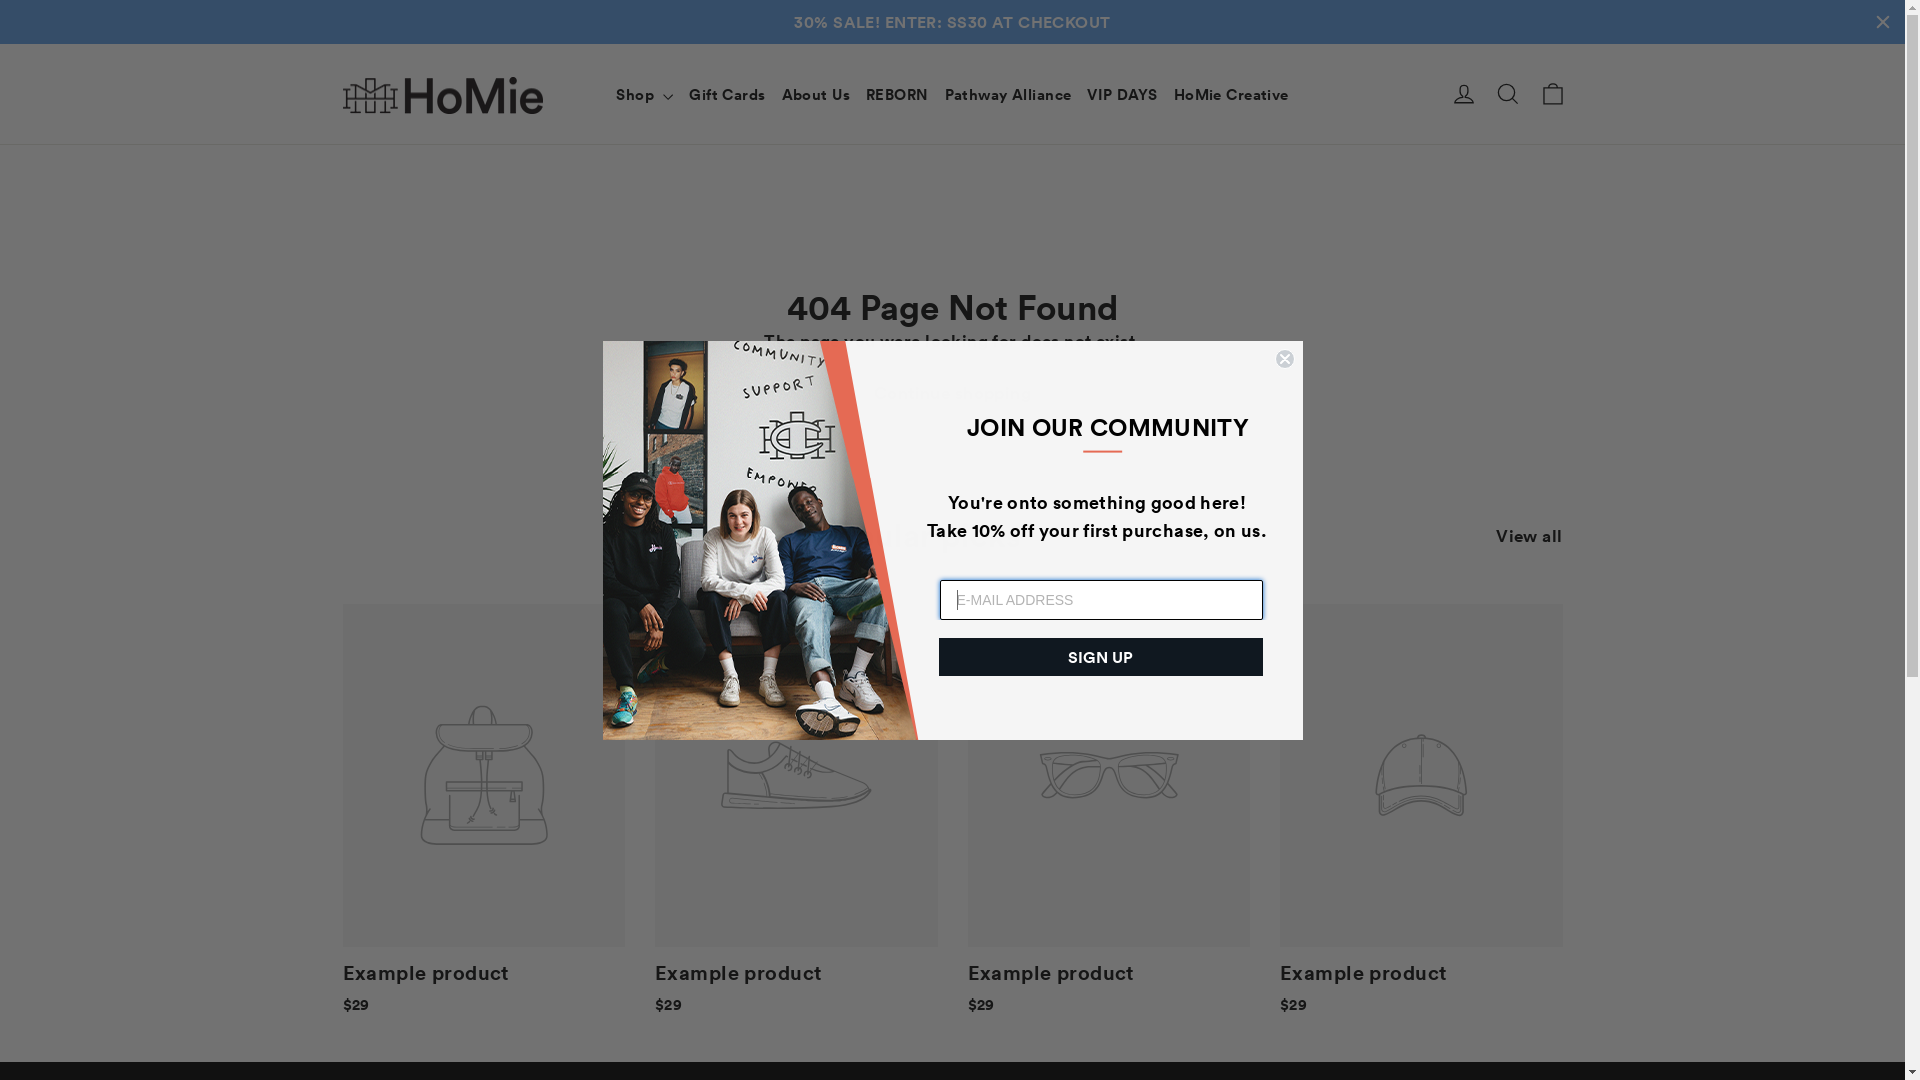 This screenshot has width=1920, height=1080. I want to click on 'SIGN UP', so click(1098, 656).